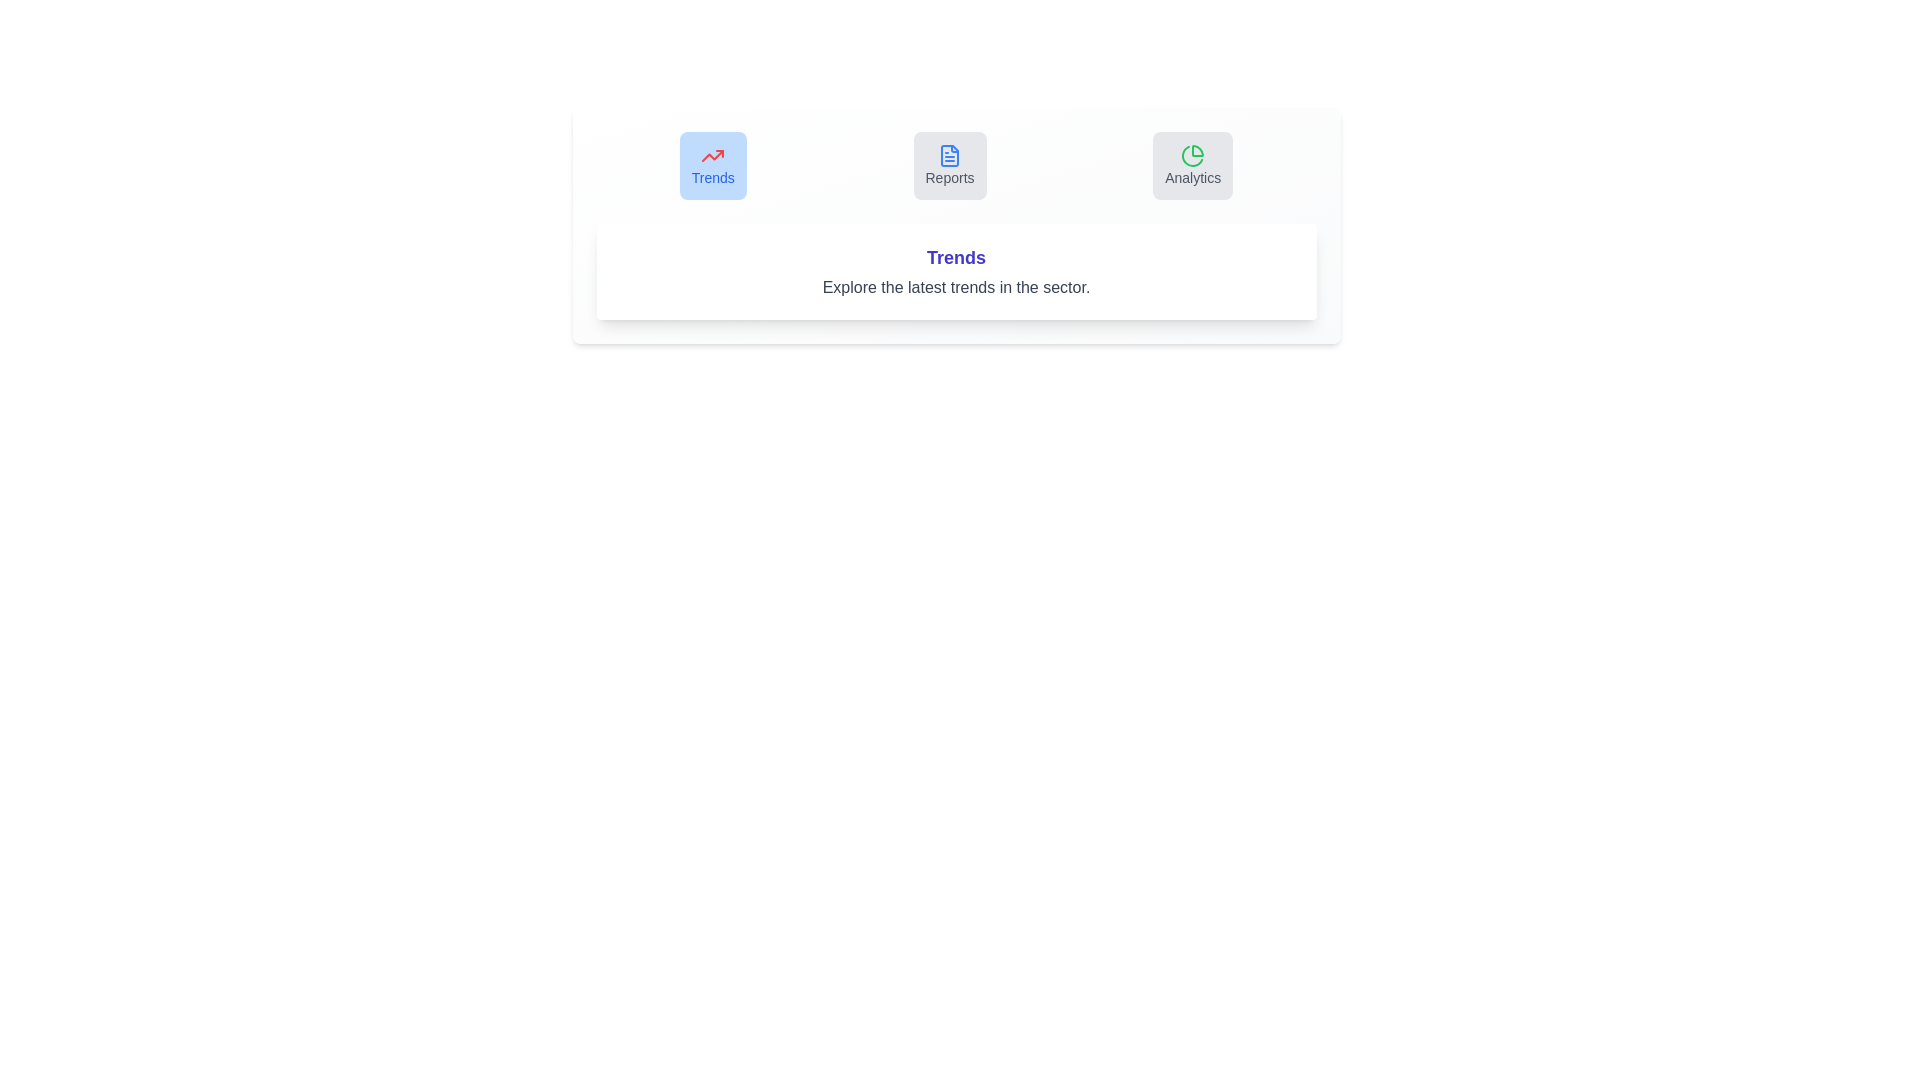  What do you see at coordinates (1193, 164) in the screenshot?
I see `the tab labeled Analytics and analyze its content` at bounding box center [1193, 164].